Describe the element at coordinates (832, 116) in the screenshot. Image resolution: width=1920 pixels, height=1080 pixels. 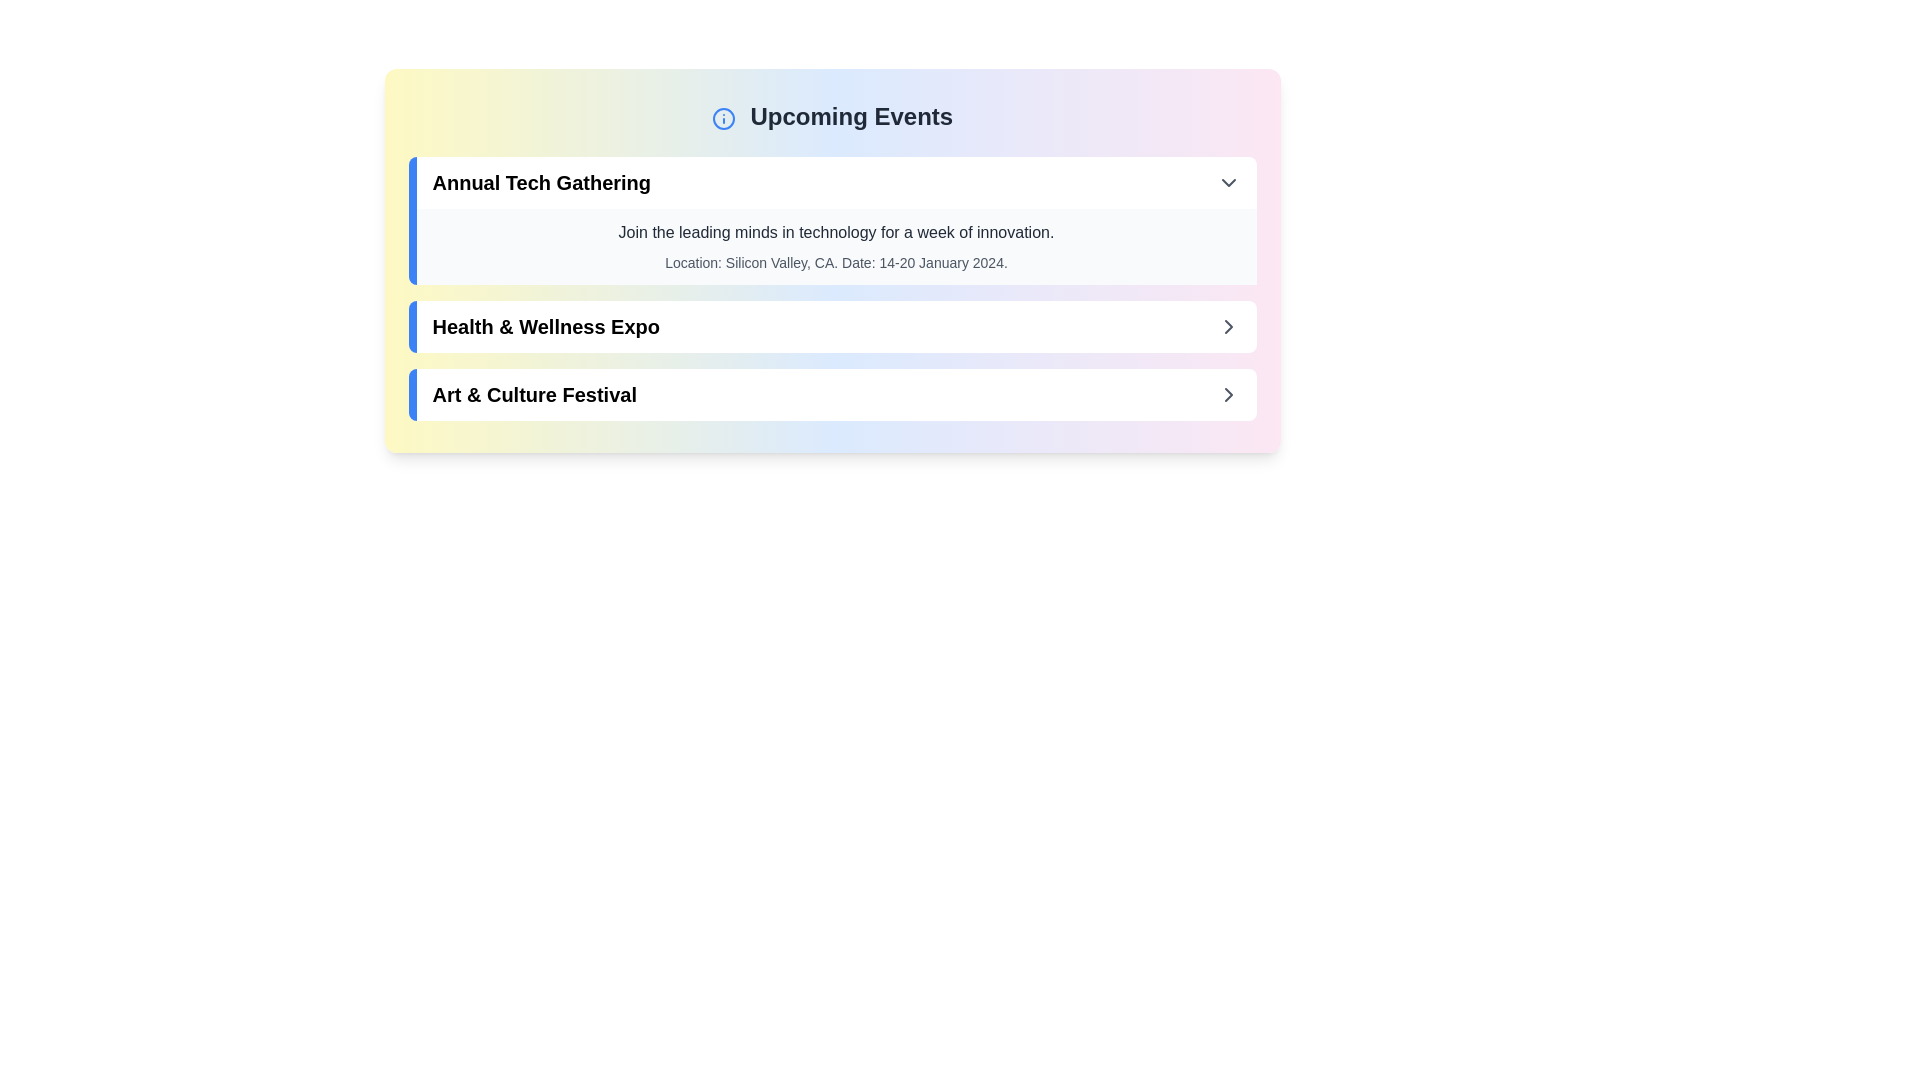
I see `the 'Upcoming Events' text-based header, which is styled with a bold font and accompanied by a blue information icon on its left side, located at the top of the section` at that location.